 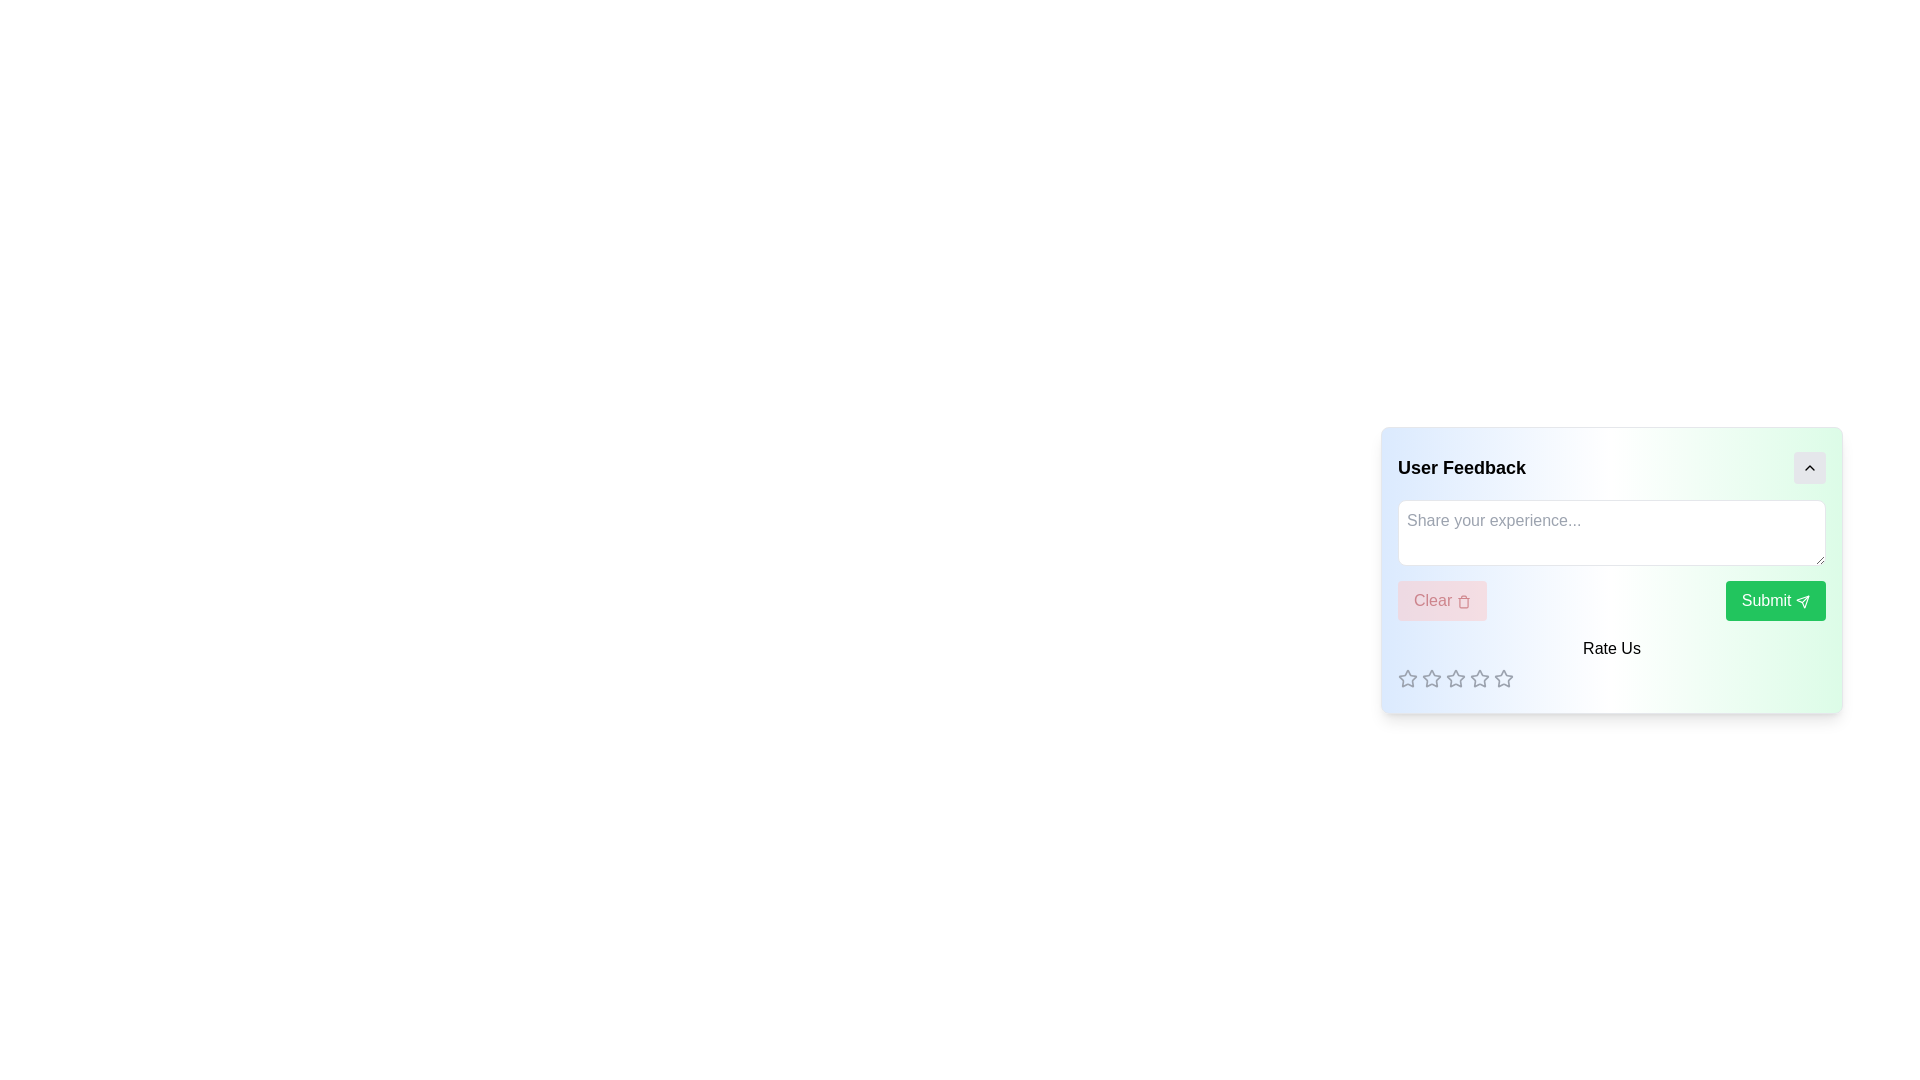 What do you see at coordinates (1502, 677) in the screenshot?
I see `the fourth star icon in the row of five star icons to set the rating` at bounding box center [1502, 677].